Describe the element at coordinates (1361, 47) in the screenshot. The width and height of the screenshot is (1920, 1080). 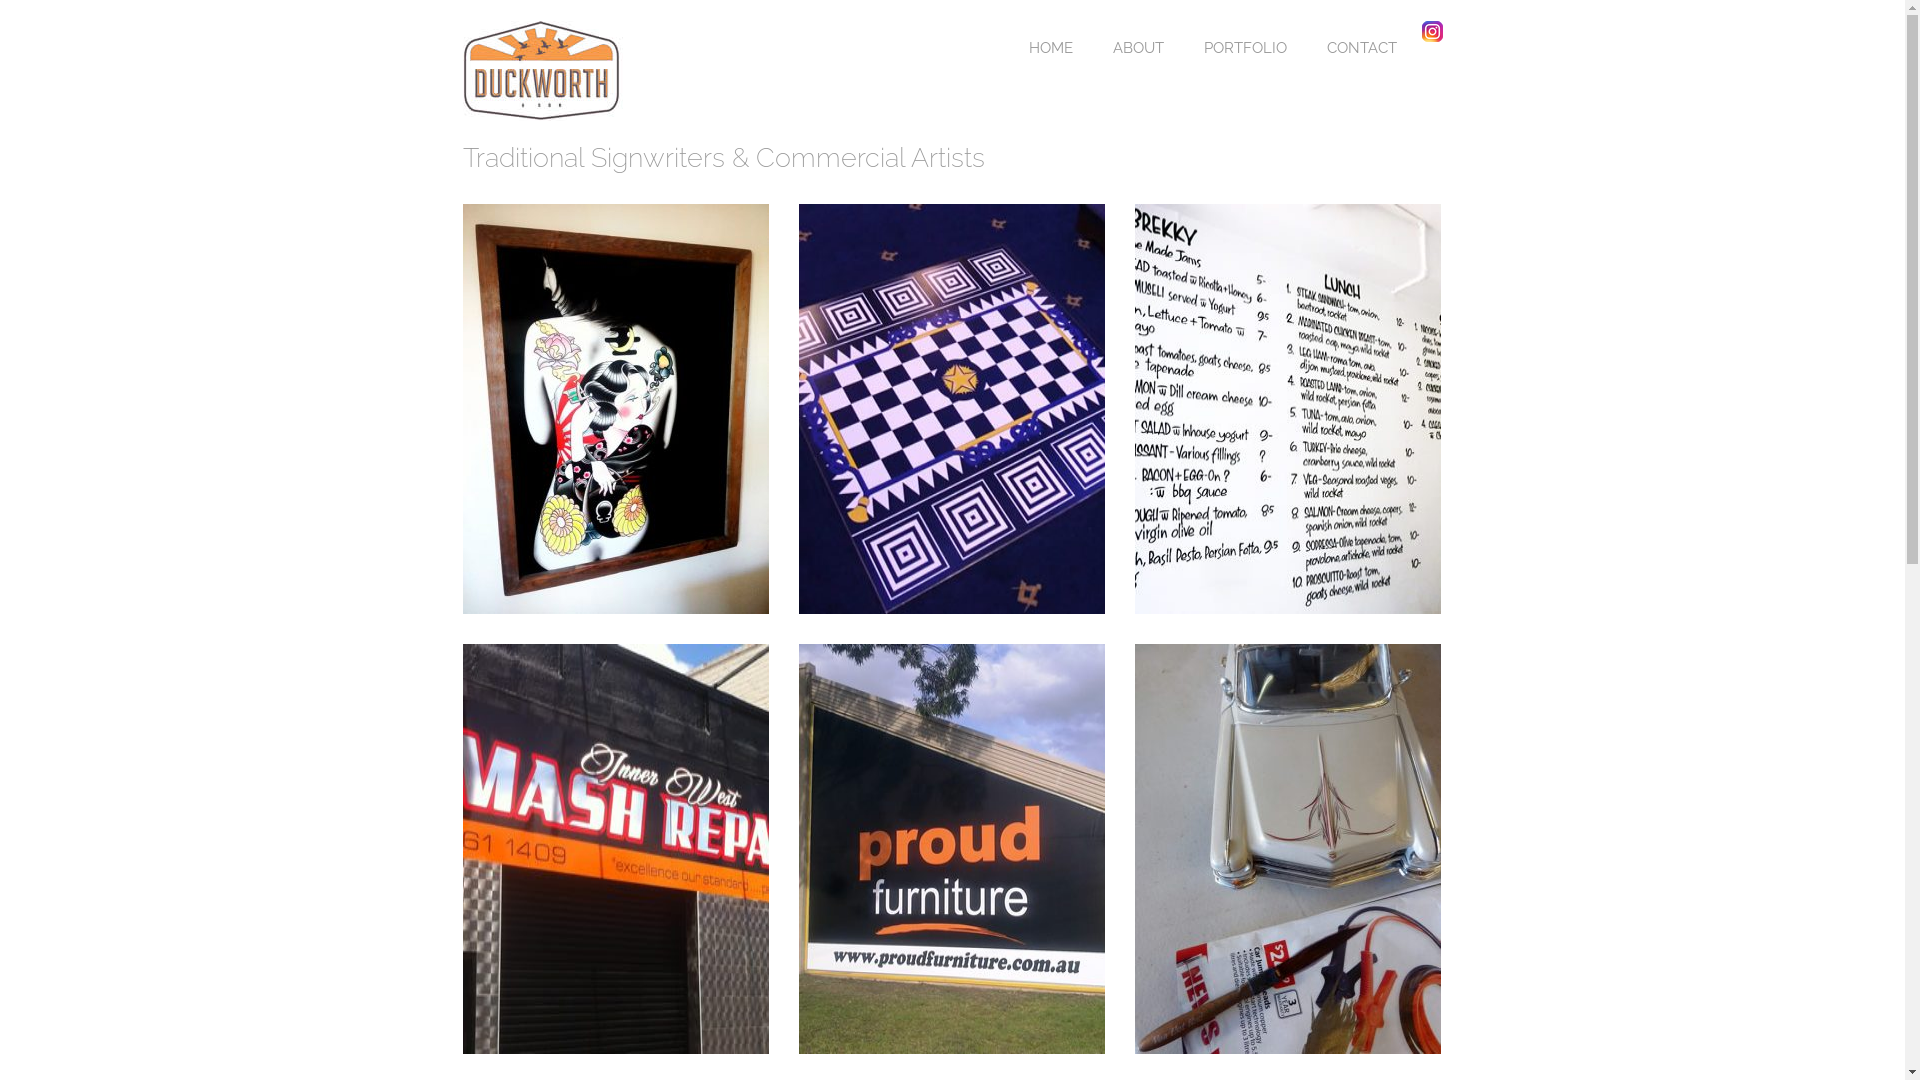
I see `'CONTACT'` at that location.